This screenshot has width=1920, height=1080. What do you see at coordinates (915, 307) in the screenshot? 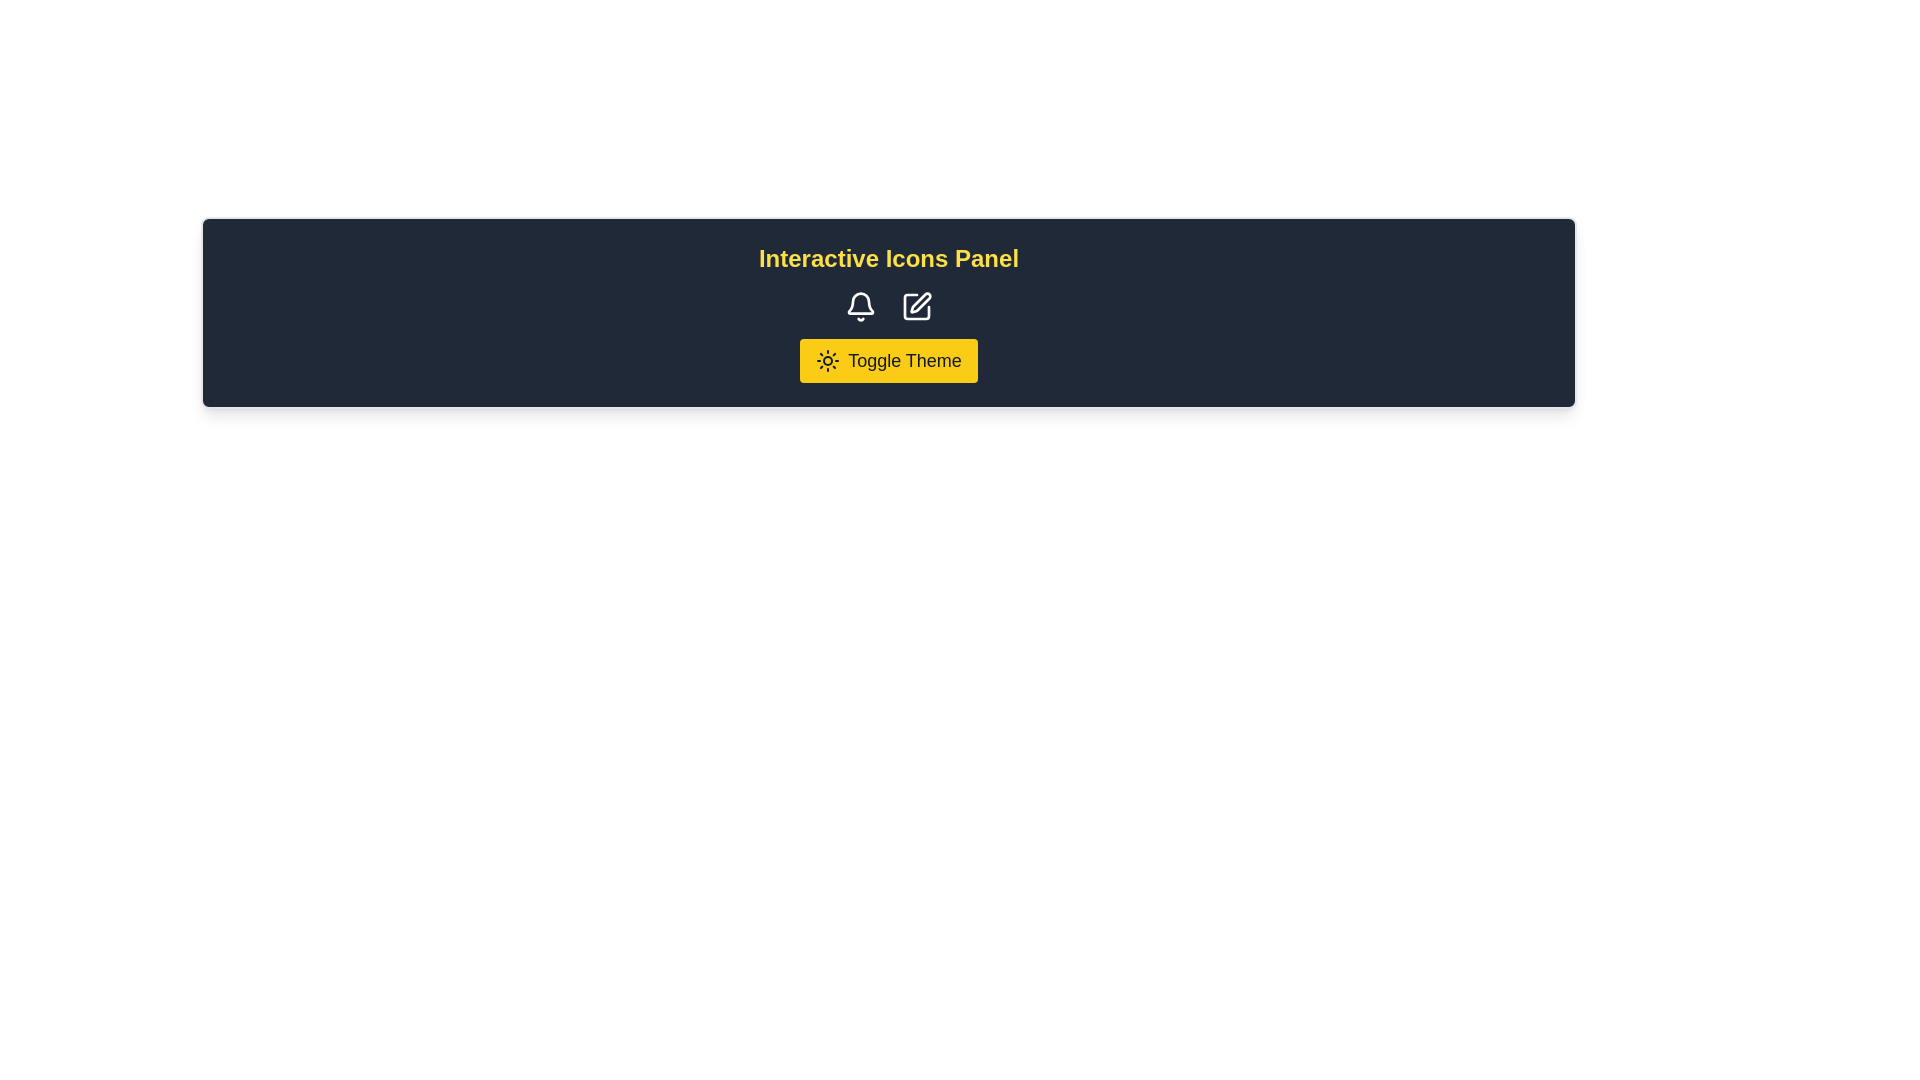
I see `the editing or settings icon located to the right of the bell icon in the header section of the application` at bounding box center [915, 307].